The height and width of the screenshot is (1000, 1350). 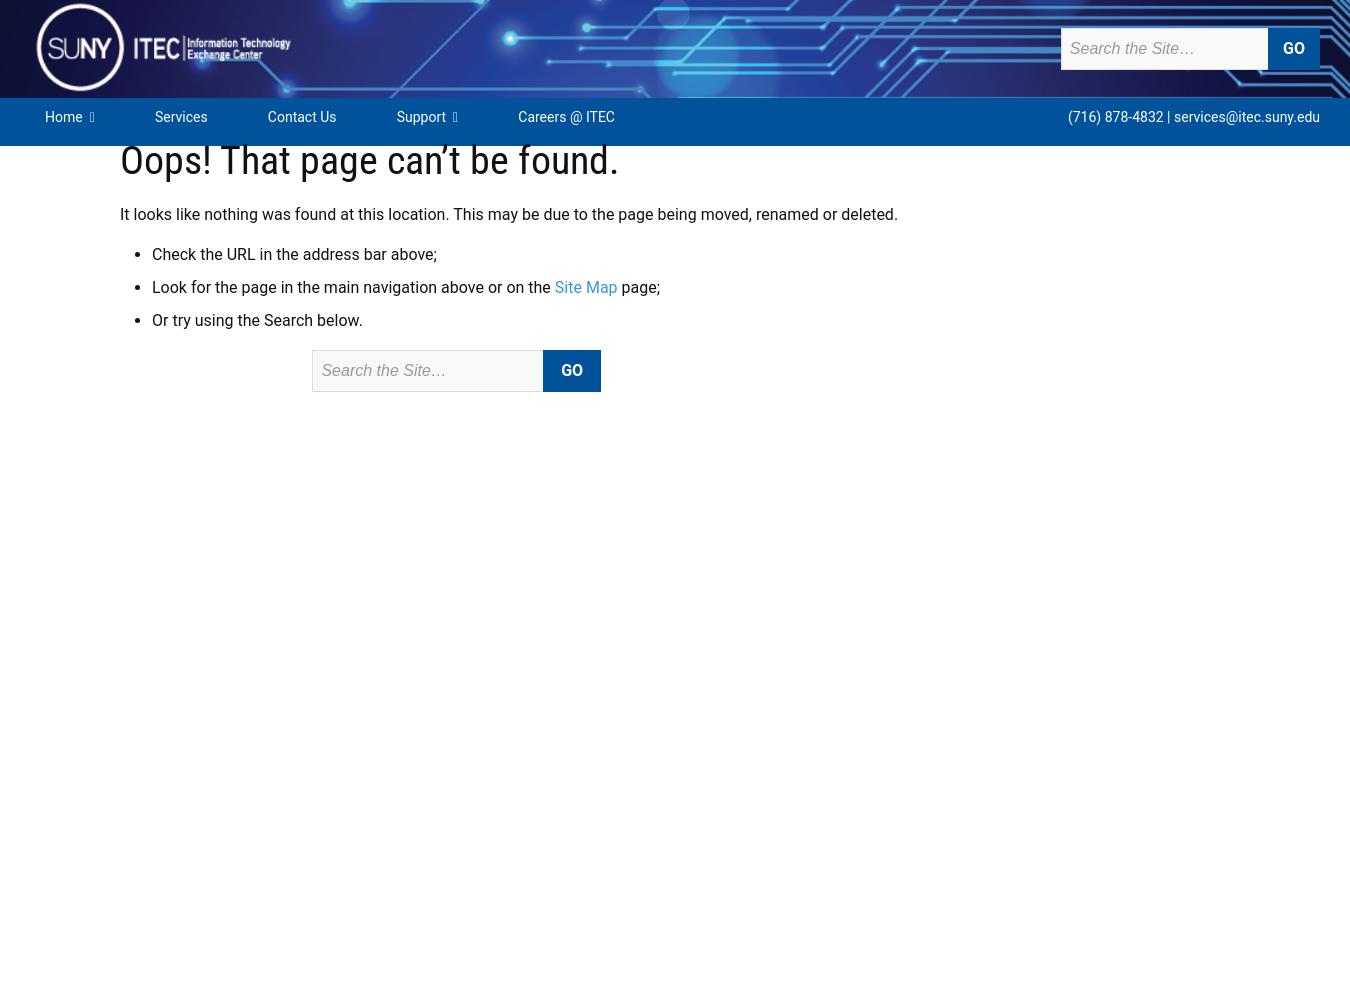 I want to click on 'services@itec.suny.edu', so click(x=1246, y=116).